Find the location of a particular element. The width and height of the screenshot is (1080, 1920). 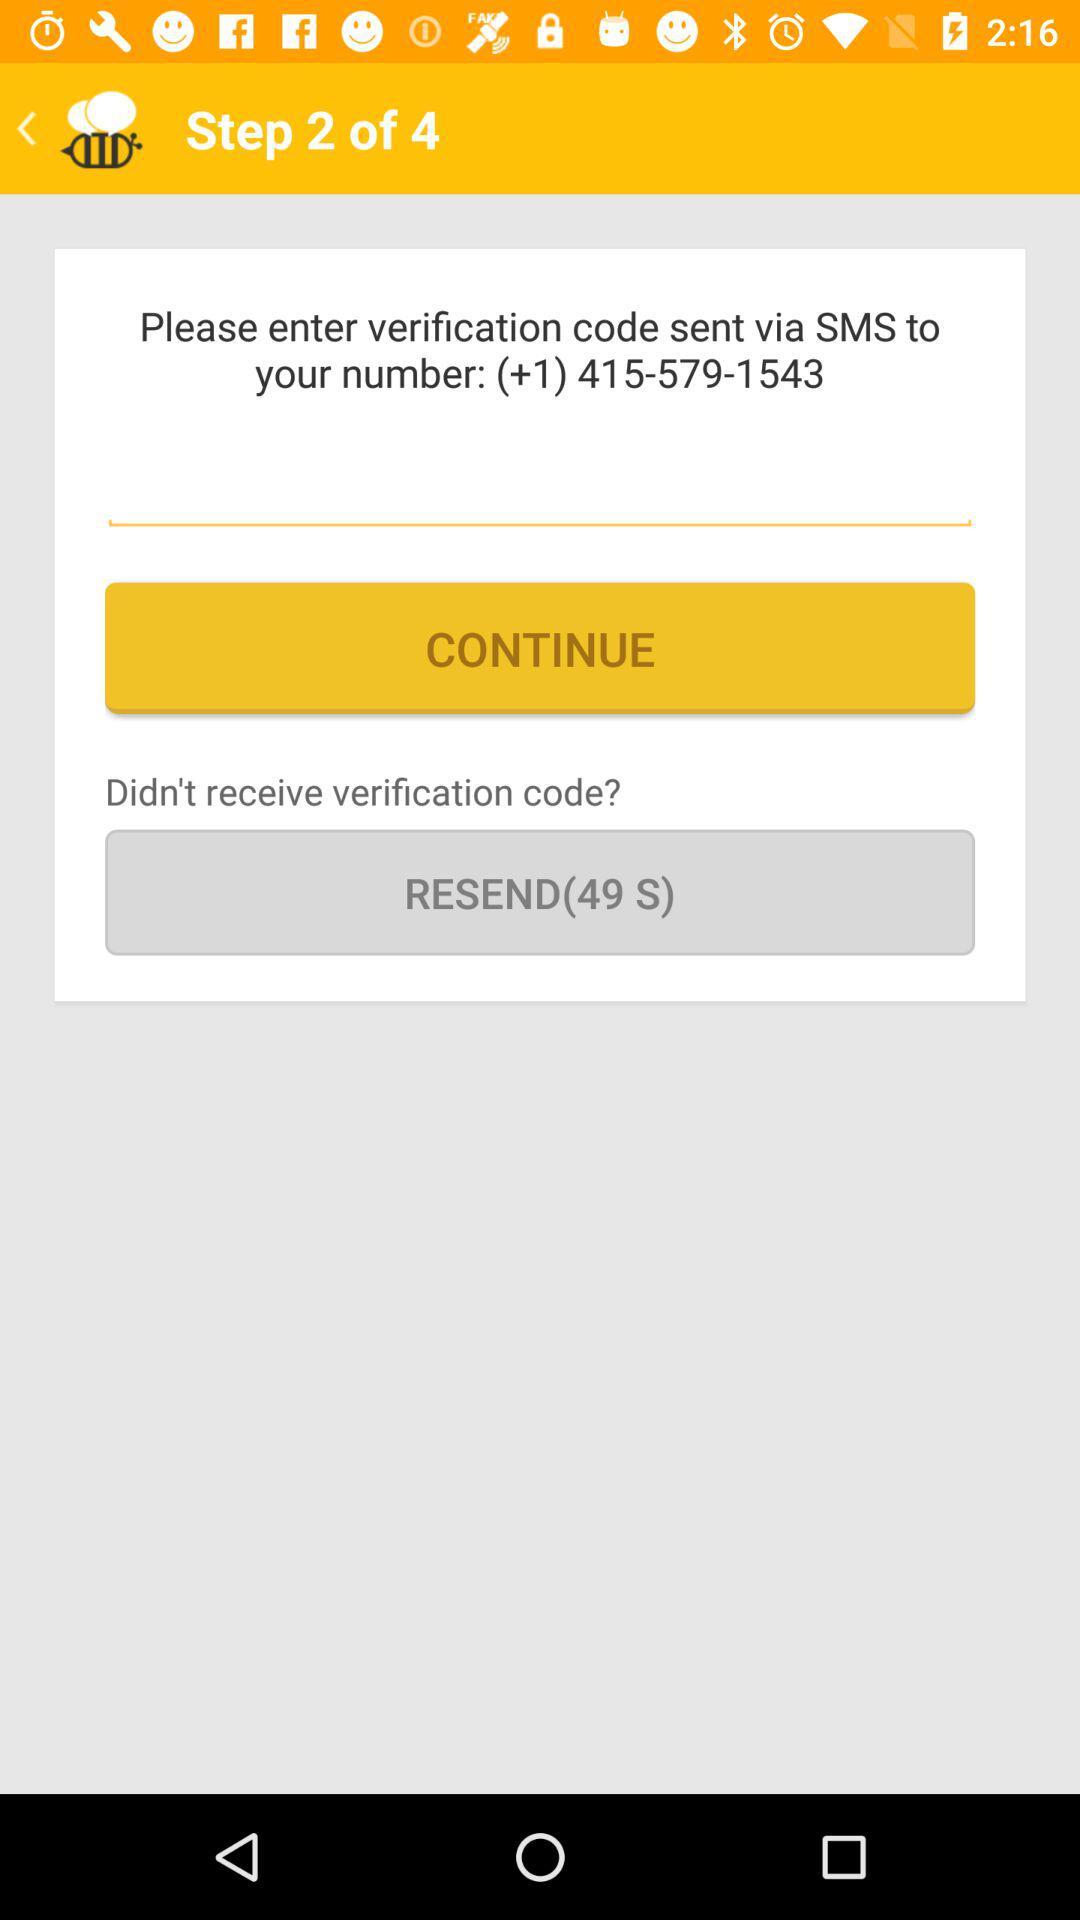

the icon below the didn t receive is located at coordinates (540, 891).